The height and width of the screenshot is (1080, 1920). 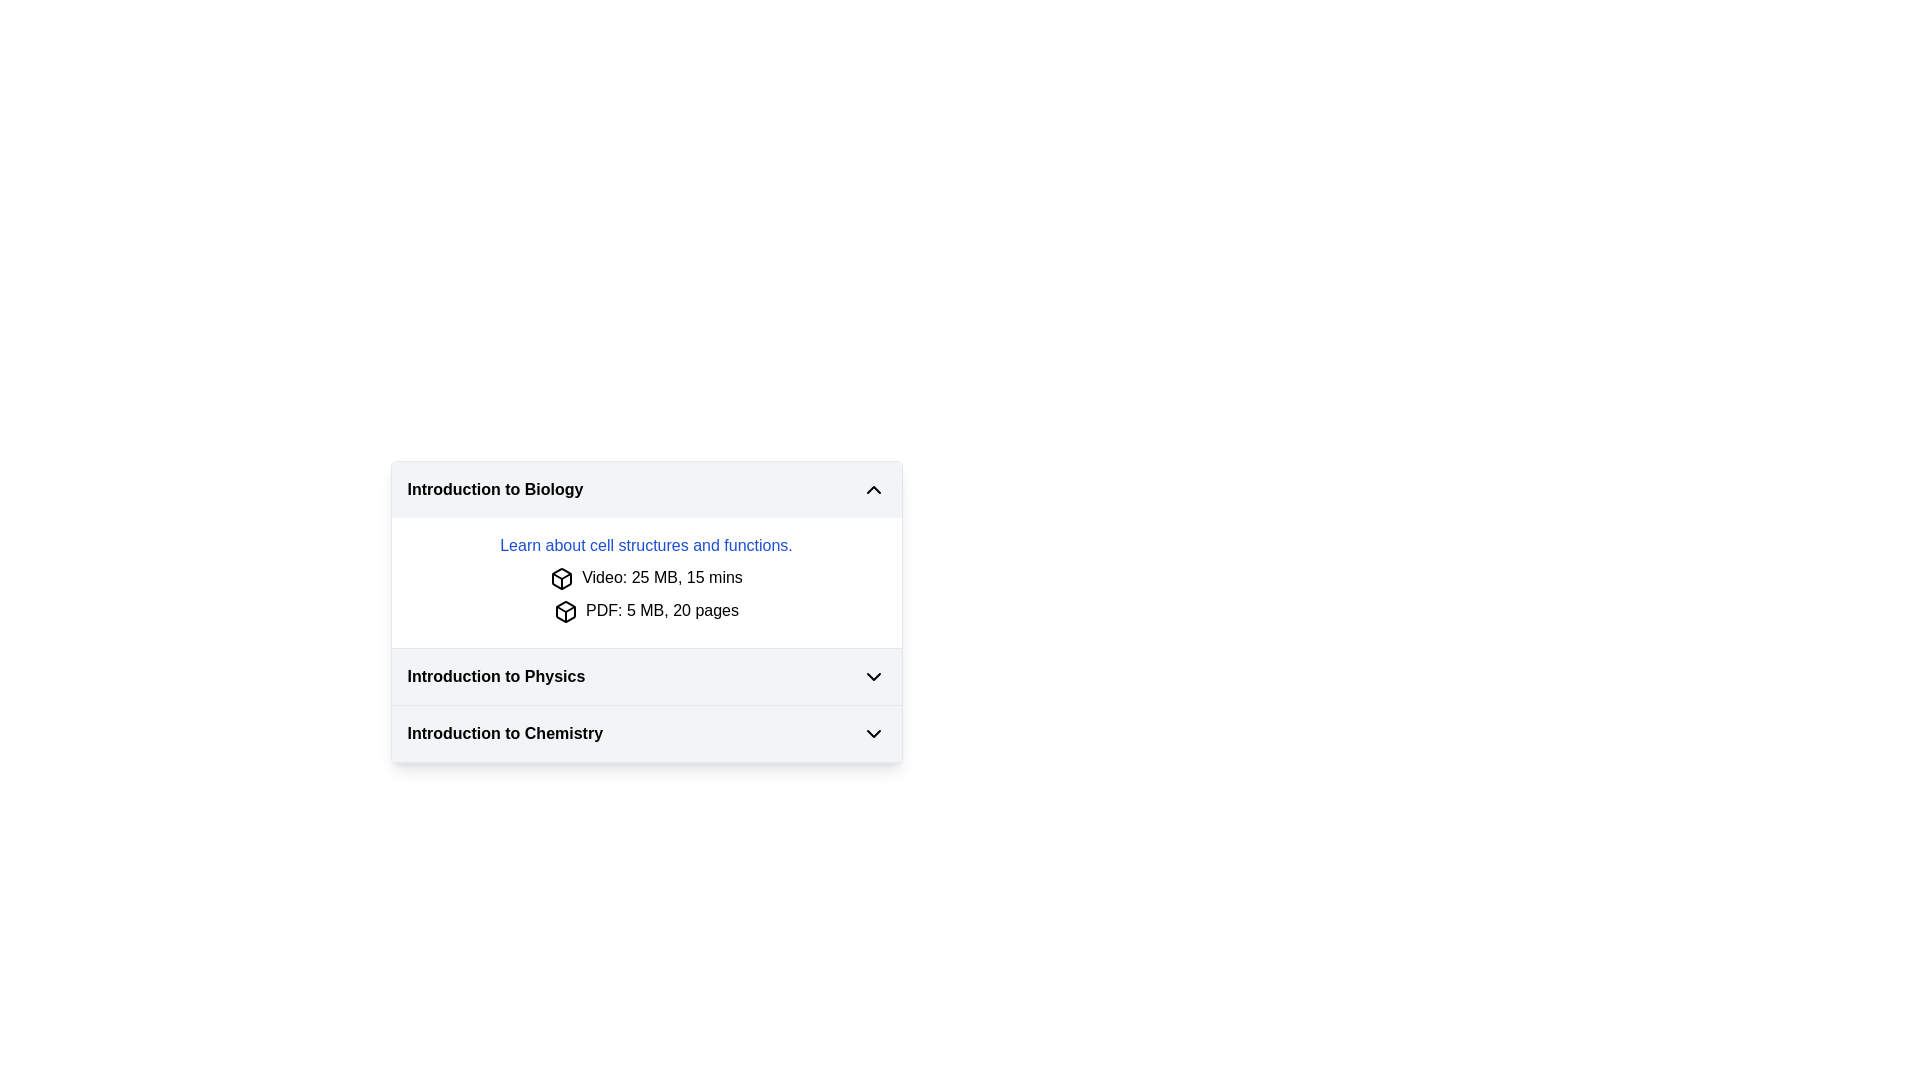 I want to click on the third interactive expandable list item titled 'Introduction to Chemistry' to change its background color, so click(x=646, y=734).